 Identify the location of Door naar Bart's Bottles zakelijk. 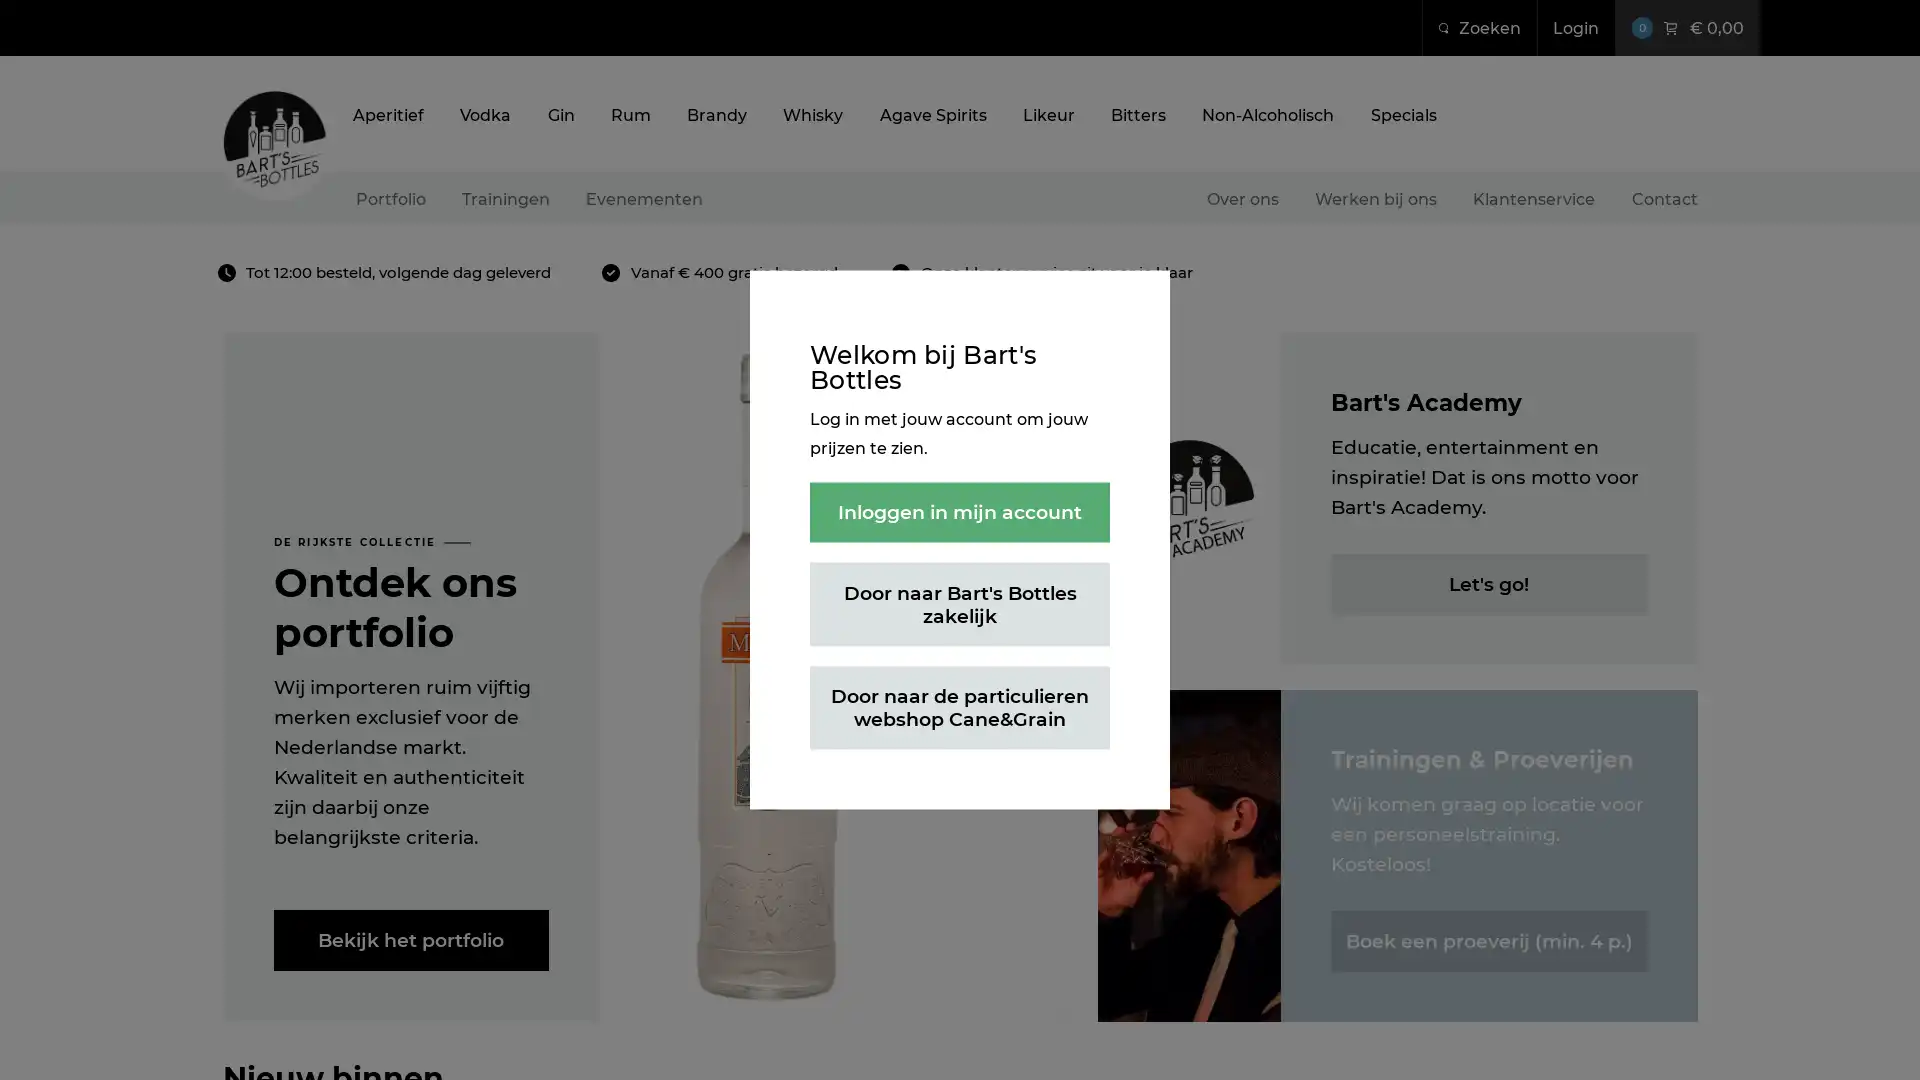
(960, 603).